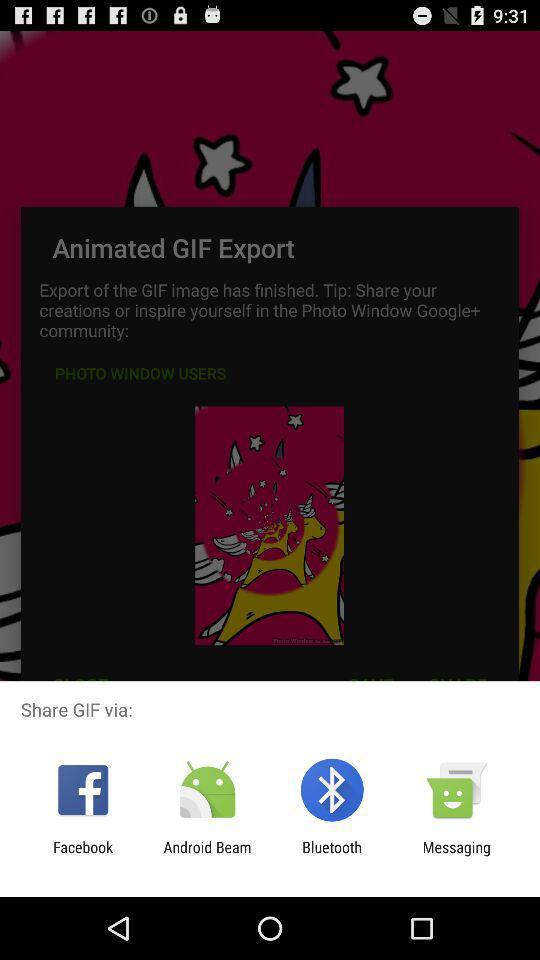  What do you see at coordinates (206, 855) in the screenshot?
I see `android beam item` at bounding box center [206, 855].